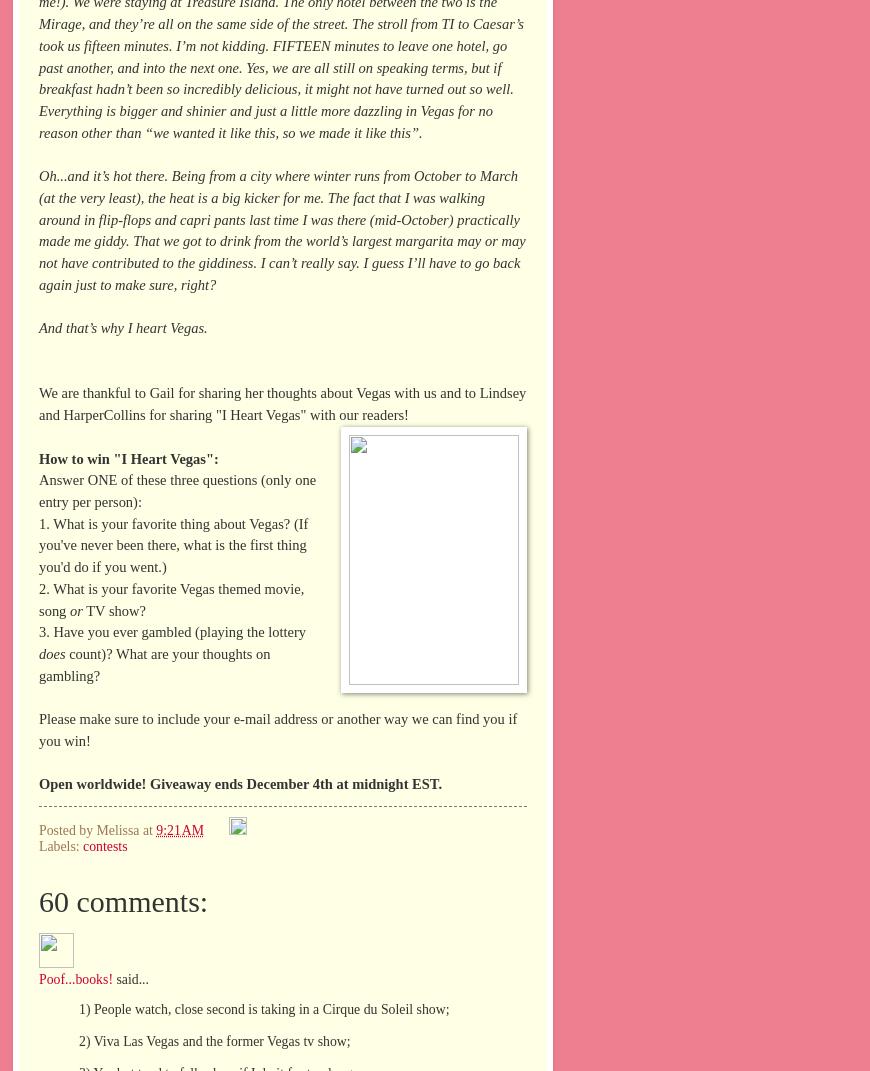 The image size is (870, 1071). What do you see at coordinates (277, 729) in the screenshot?
I see `'Please make sure to include your e-mail address or another way we can find you if you win!'` at bounding box center [277, 729].